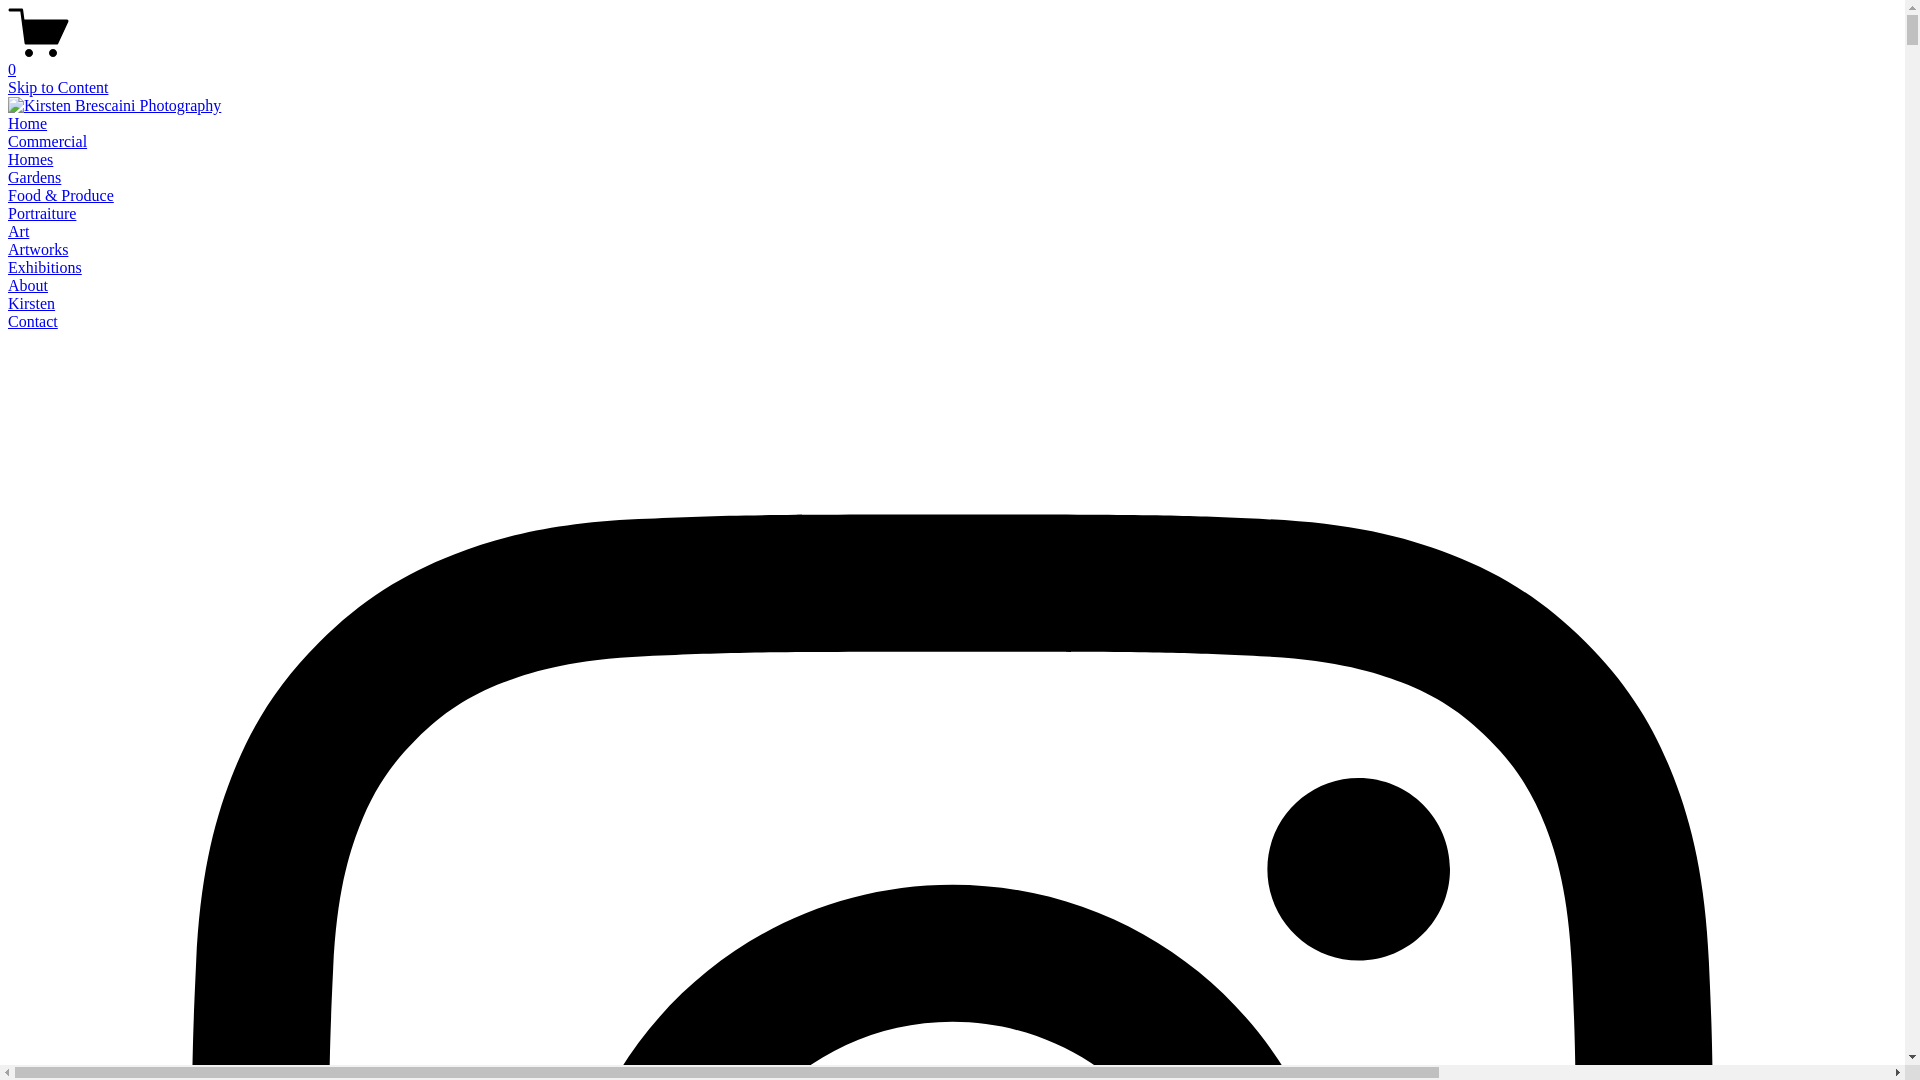 This screenshot has height=1080, width=1920. Describe the element at coordinates (8, 140) in the screenshot. I see `'Commercial'` at that location.